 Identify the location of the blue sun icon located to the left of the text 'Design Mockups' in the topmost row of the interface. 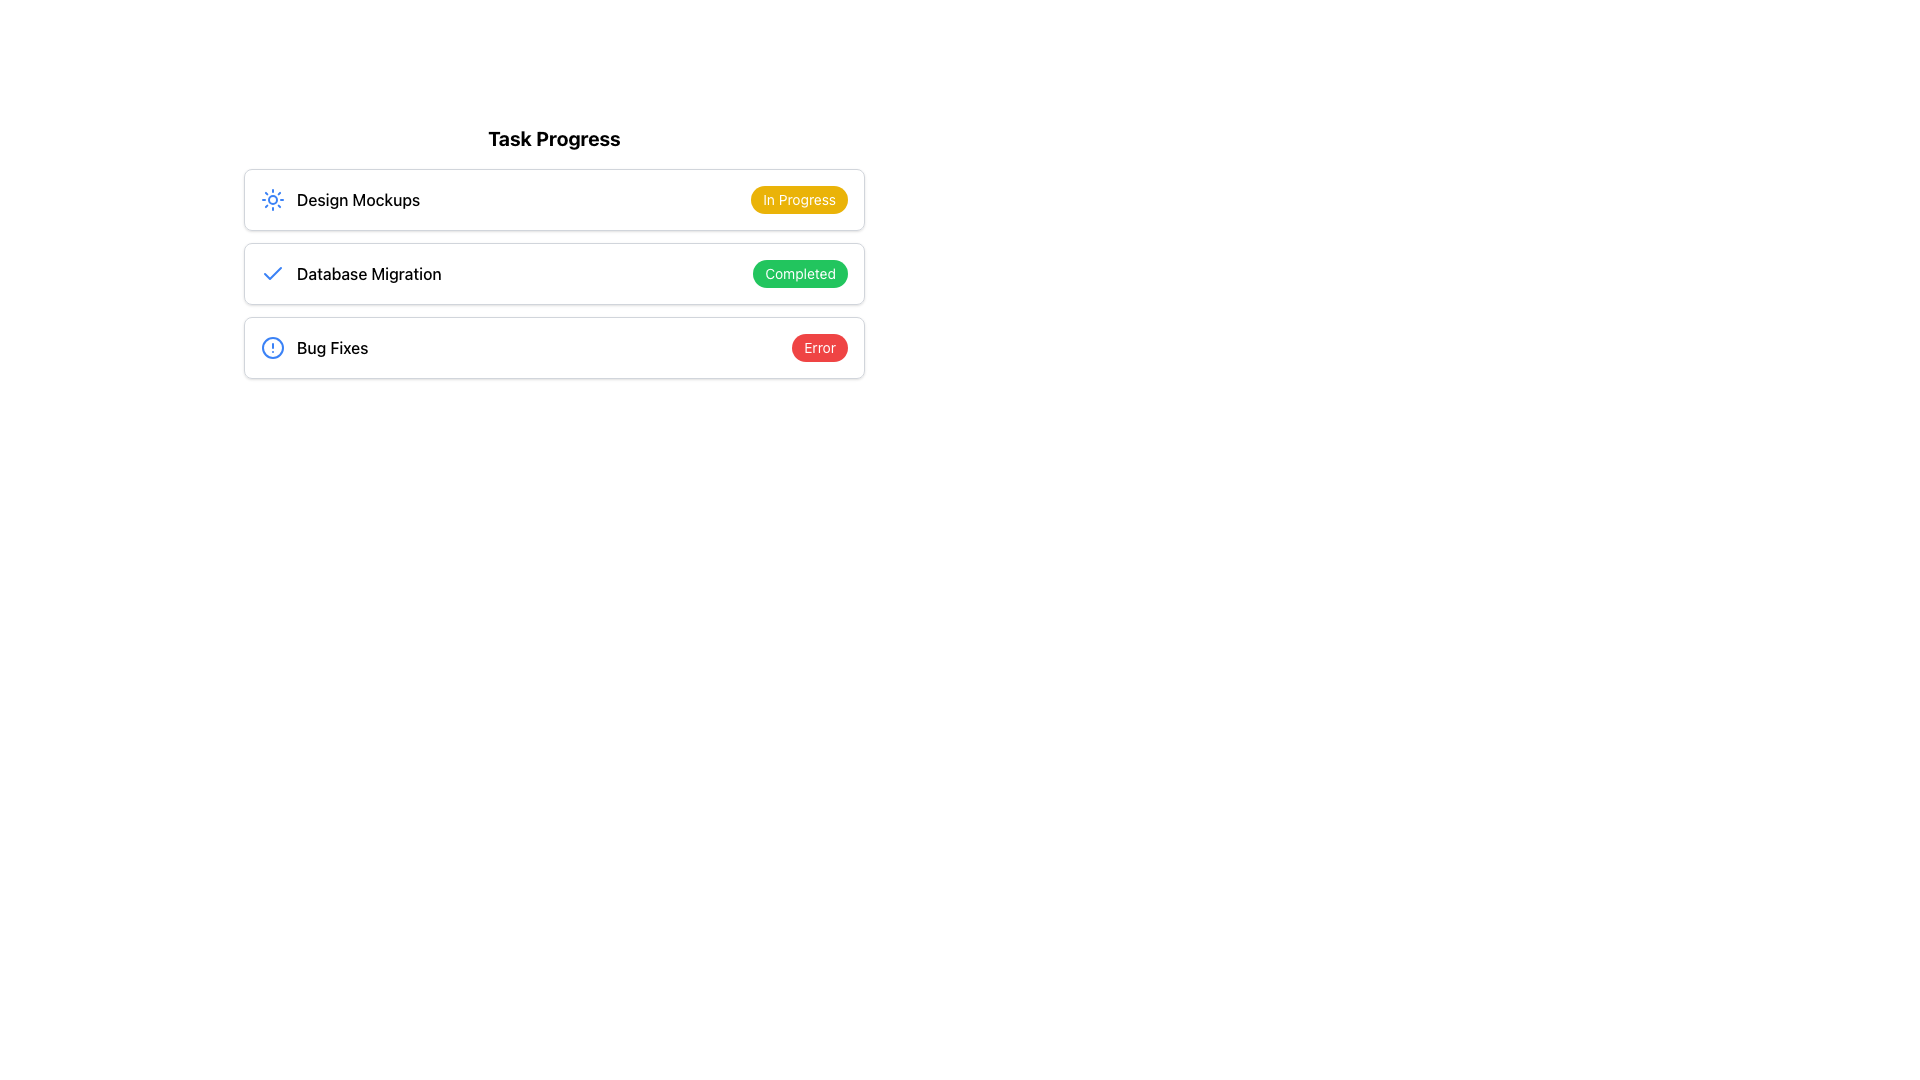
(272, 200).